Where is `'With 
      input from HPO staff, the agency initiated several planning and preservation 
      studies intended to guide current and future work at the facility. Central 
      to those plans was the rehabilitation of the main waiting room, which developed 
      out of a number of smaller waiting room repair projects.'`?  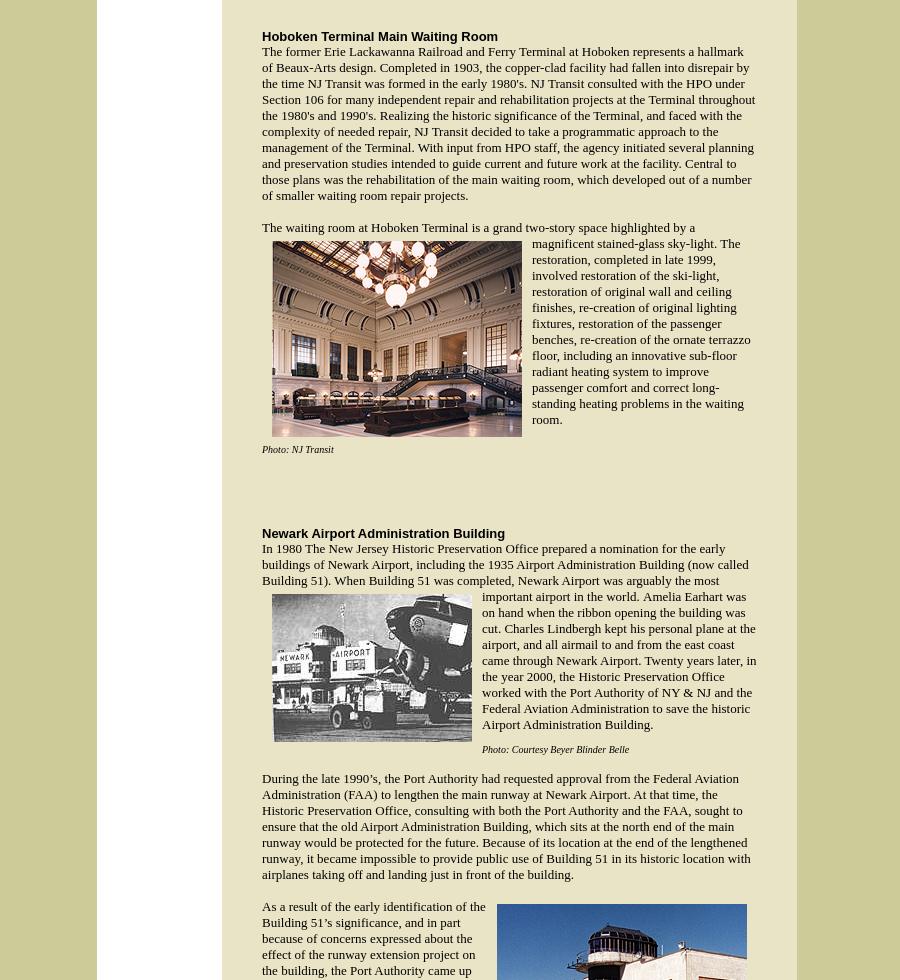 'With 
      input from HPO staff, the agency initiated several planning and preservation 
      studies intended to guide current and future work at the facility. Central 
      to those plans was the rehabilitation of the main waiting room, which developed 
      out of a number of smaller waiting room repair projects.' is located at coordinates (260, 171).